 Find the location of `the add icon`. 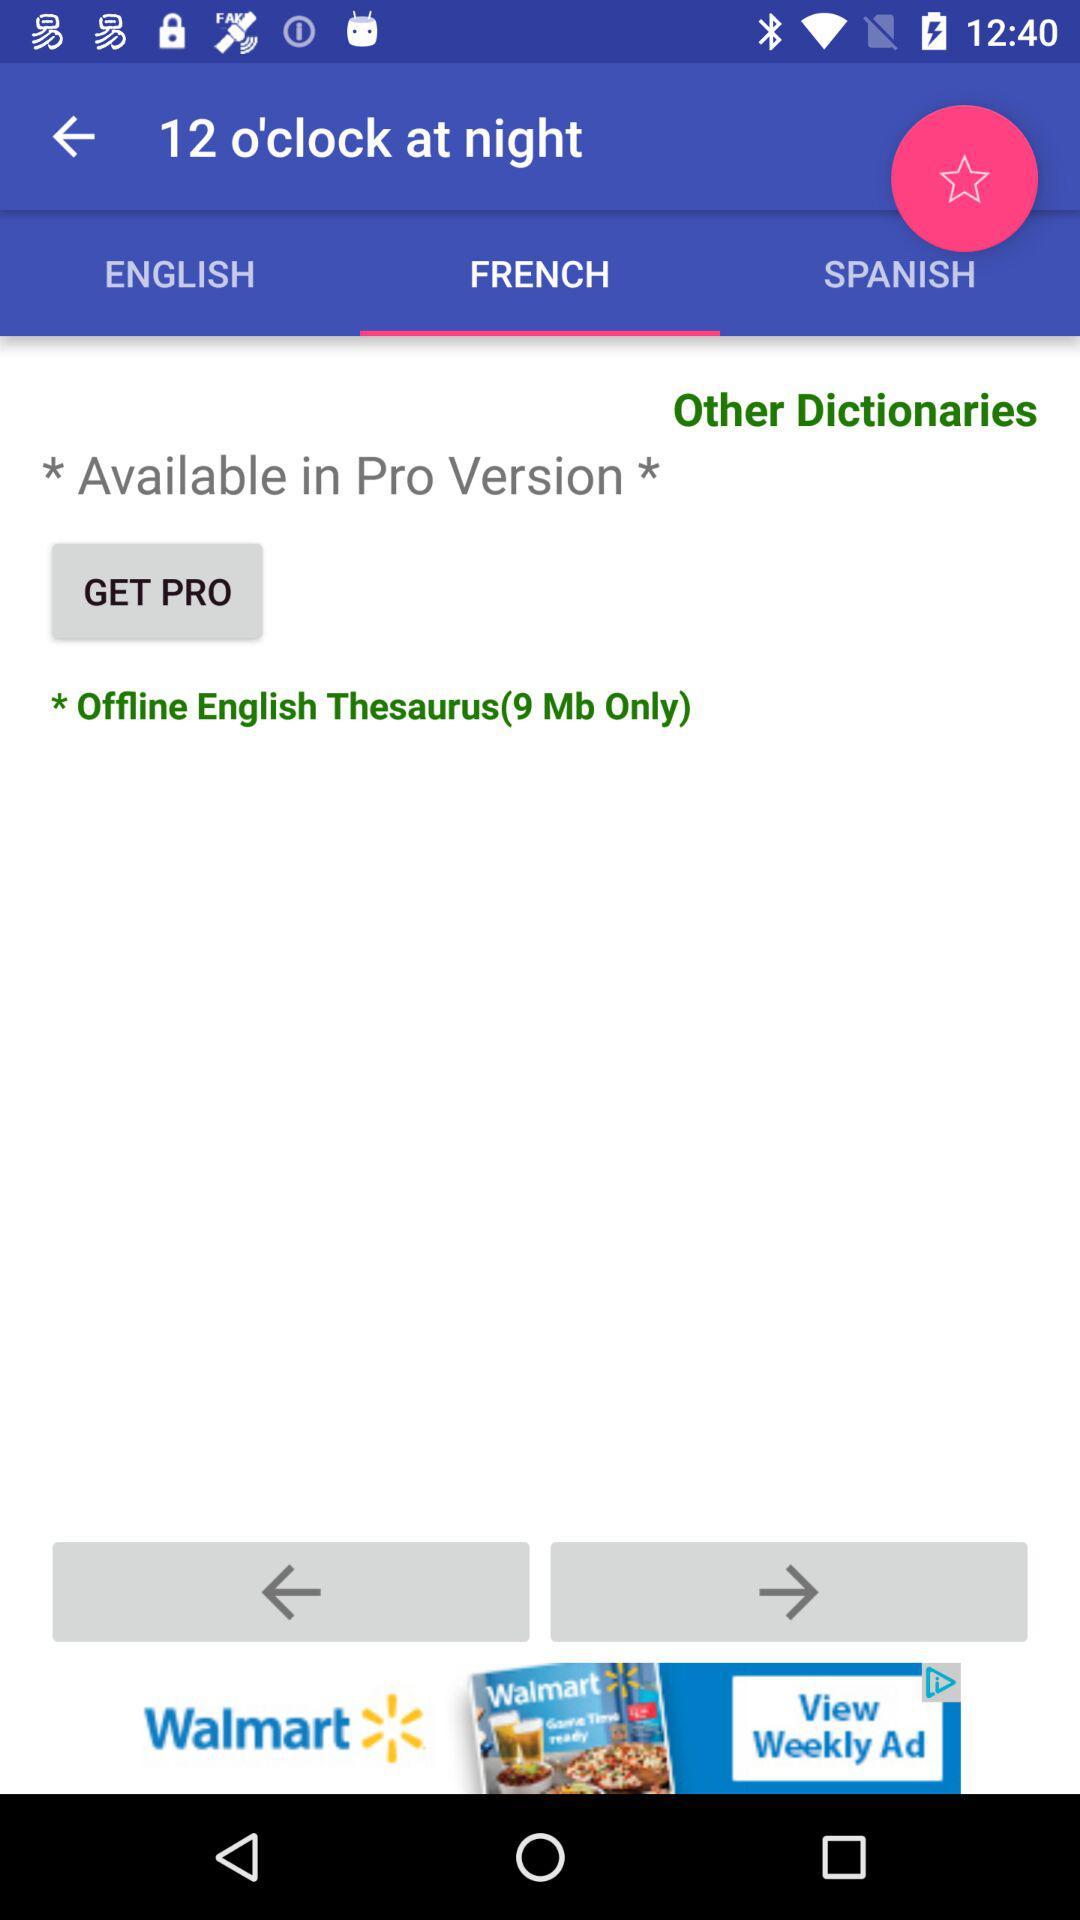

the add icon is located at coordinates (788, 1590).